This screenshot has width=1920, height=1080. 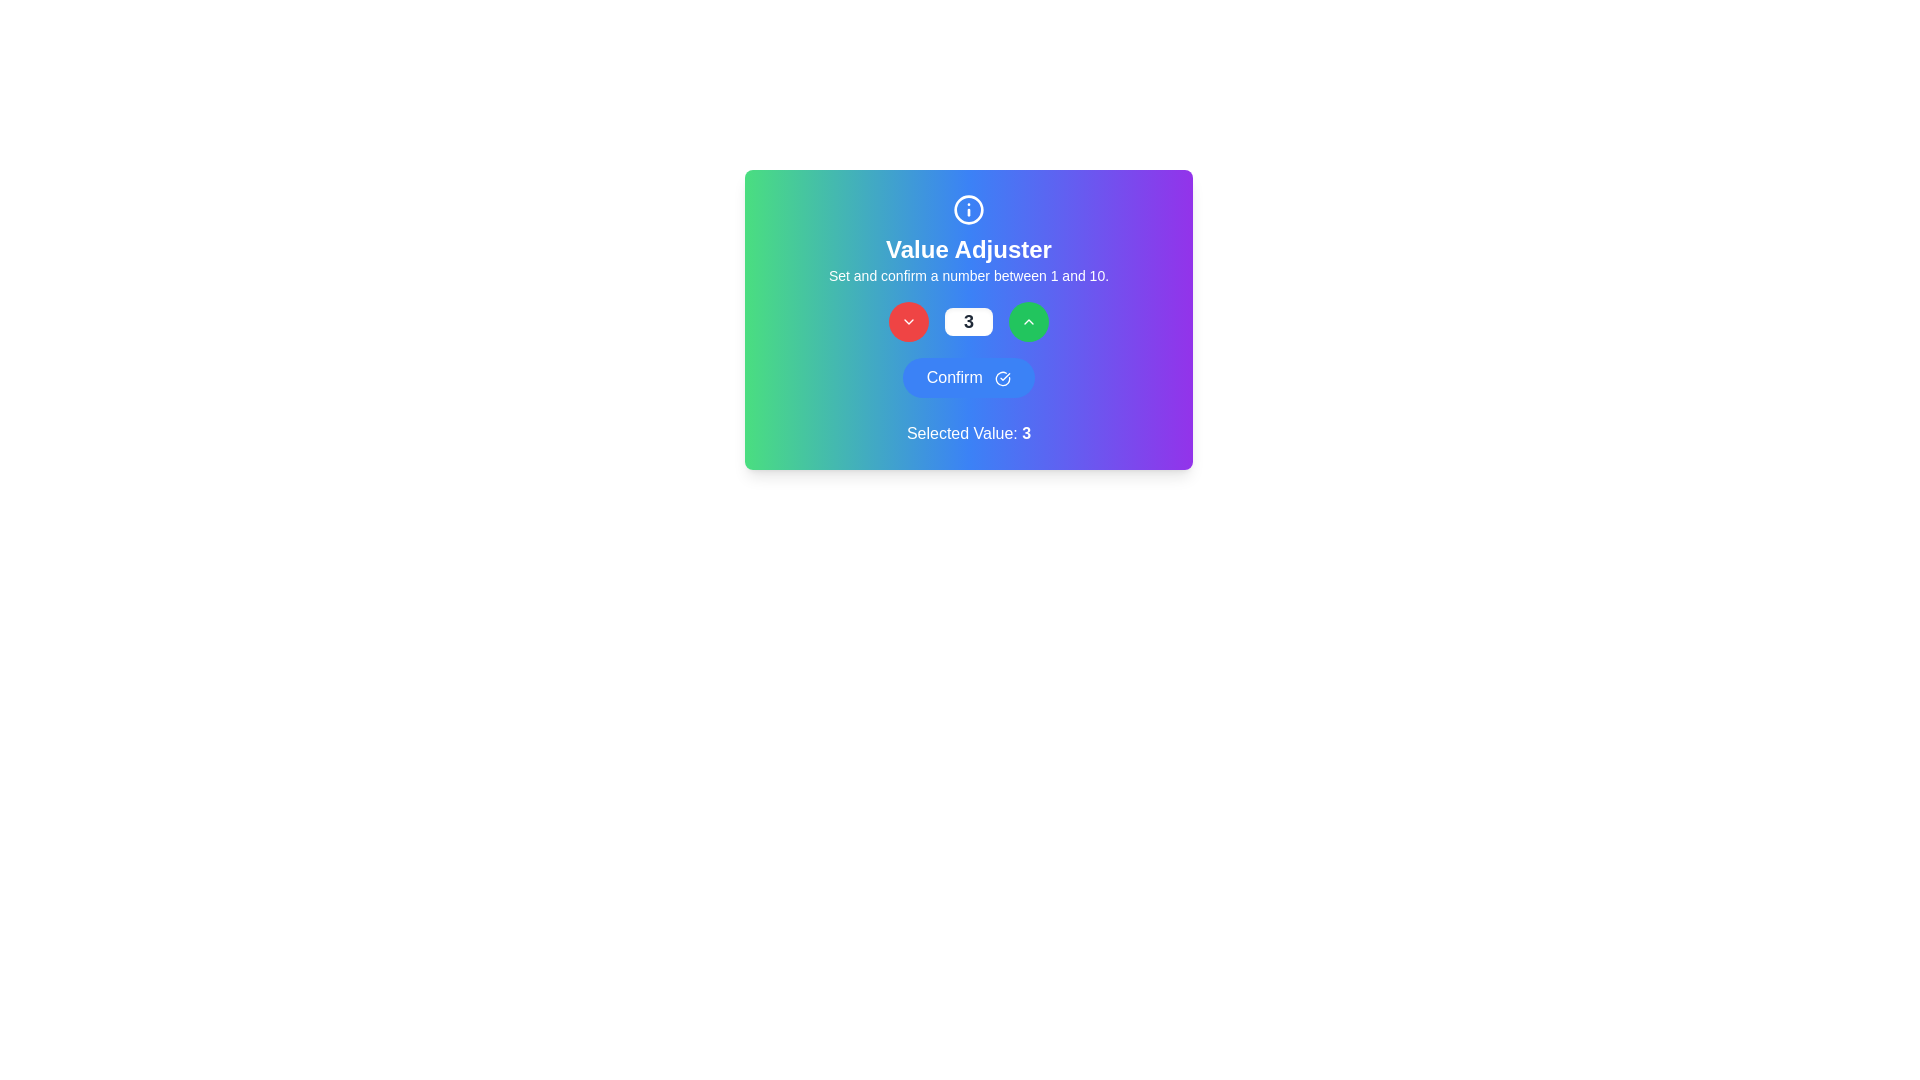 I want to click on the decrement button located on the left side of the central group of interactive elements to experience the hover effect, so click(x=907, y=320).